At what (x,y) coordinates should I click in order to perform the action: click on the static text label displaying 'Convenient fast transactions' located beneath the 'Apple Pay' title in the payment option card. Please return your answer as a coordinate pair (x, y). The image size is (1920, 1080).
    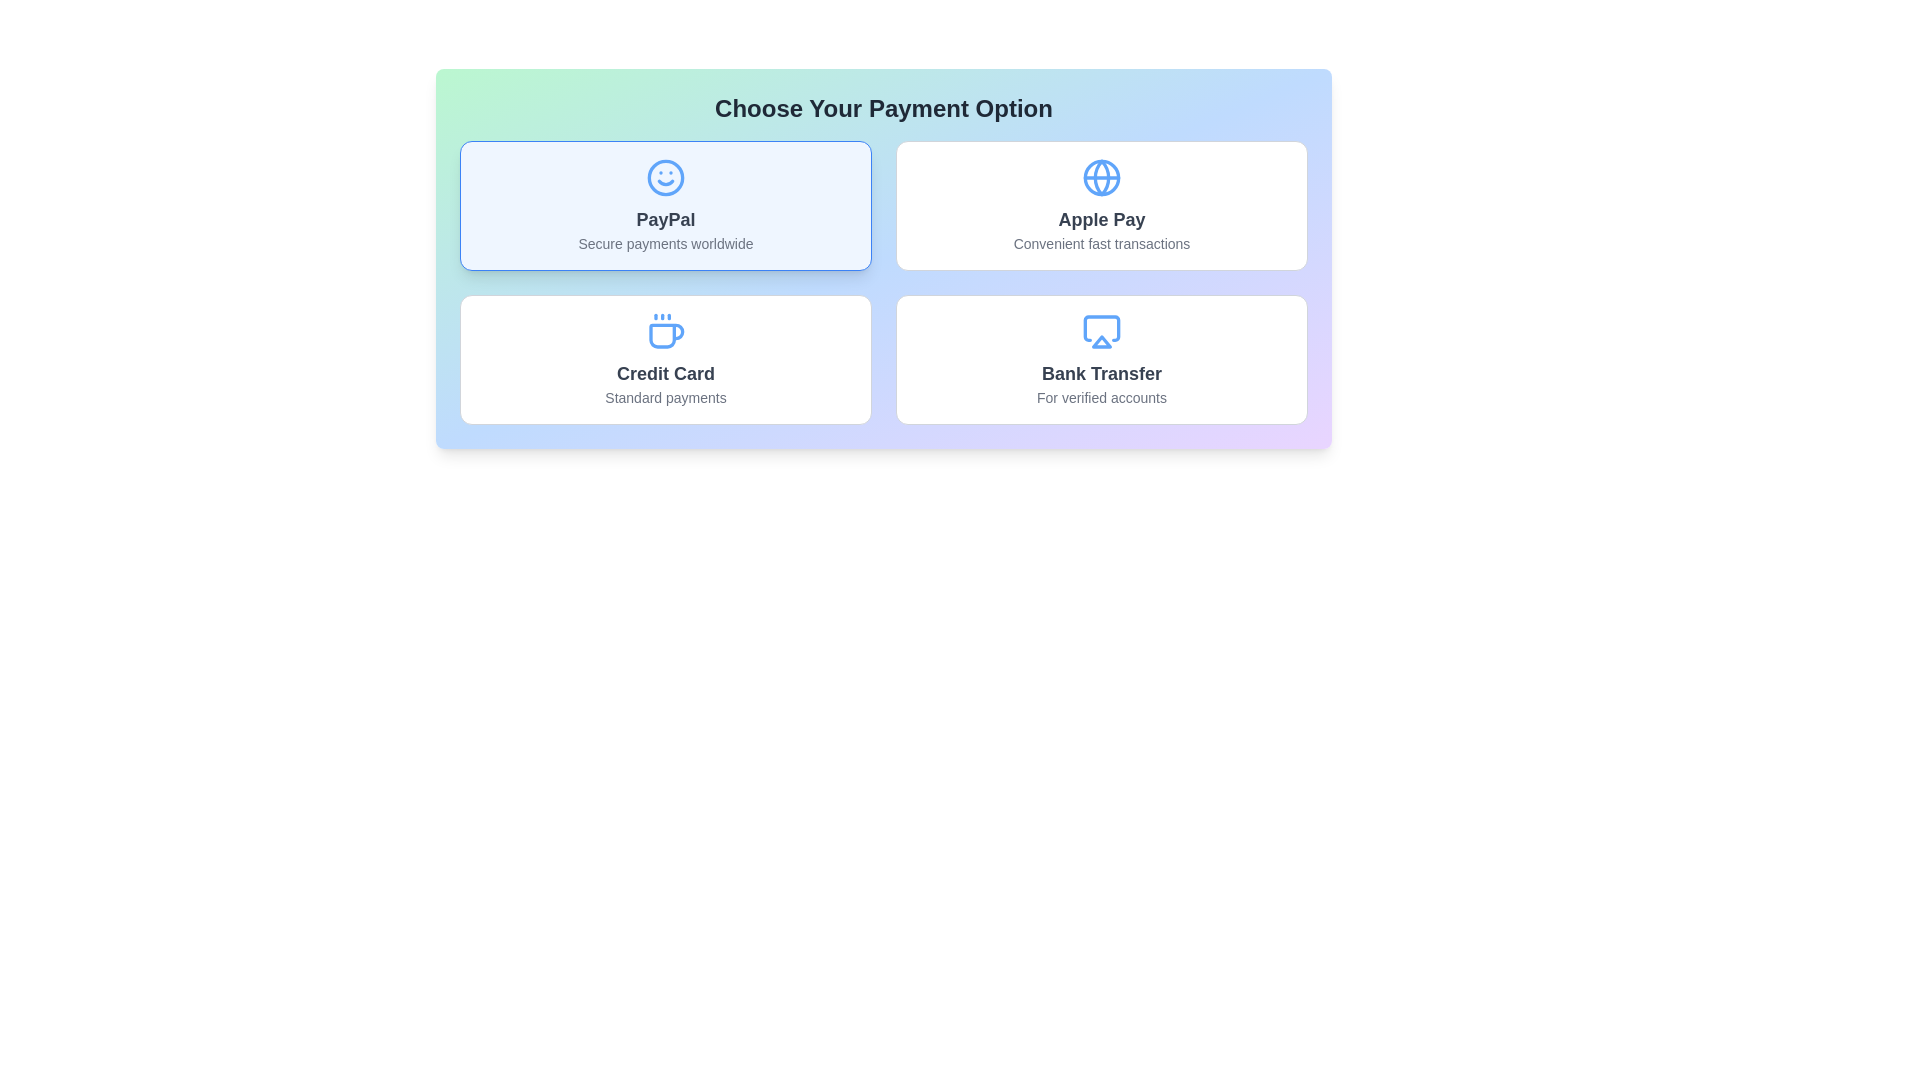
    Looking at the image, I should click on (1101, 242).